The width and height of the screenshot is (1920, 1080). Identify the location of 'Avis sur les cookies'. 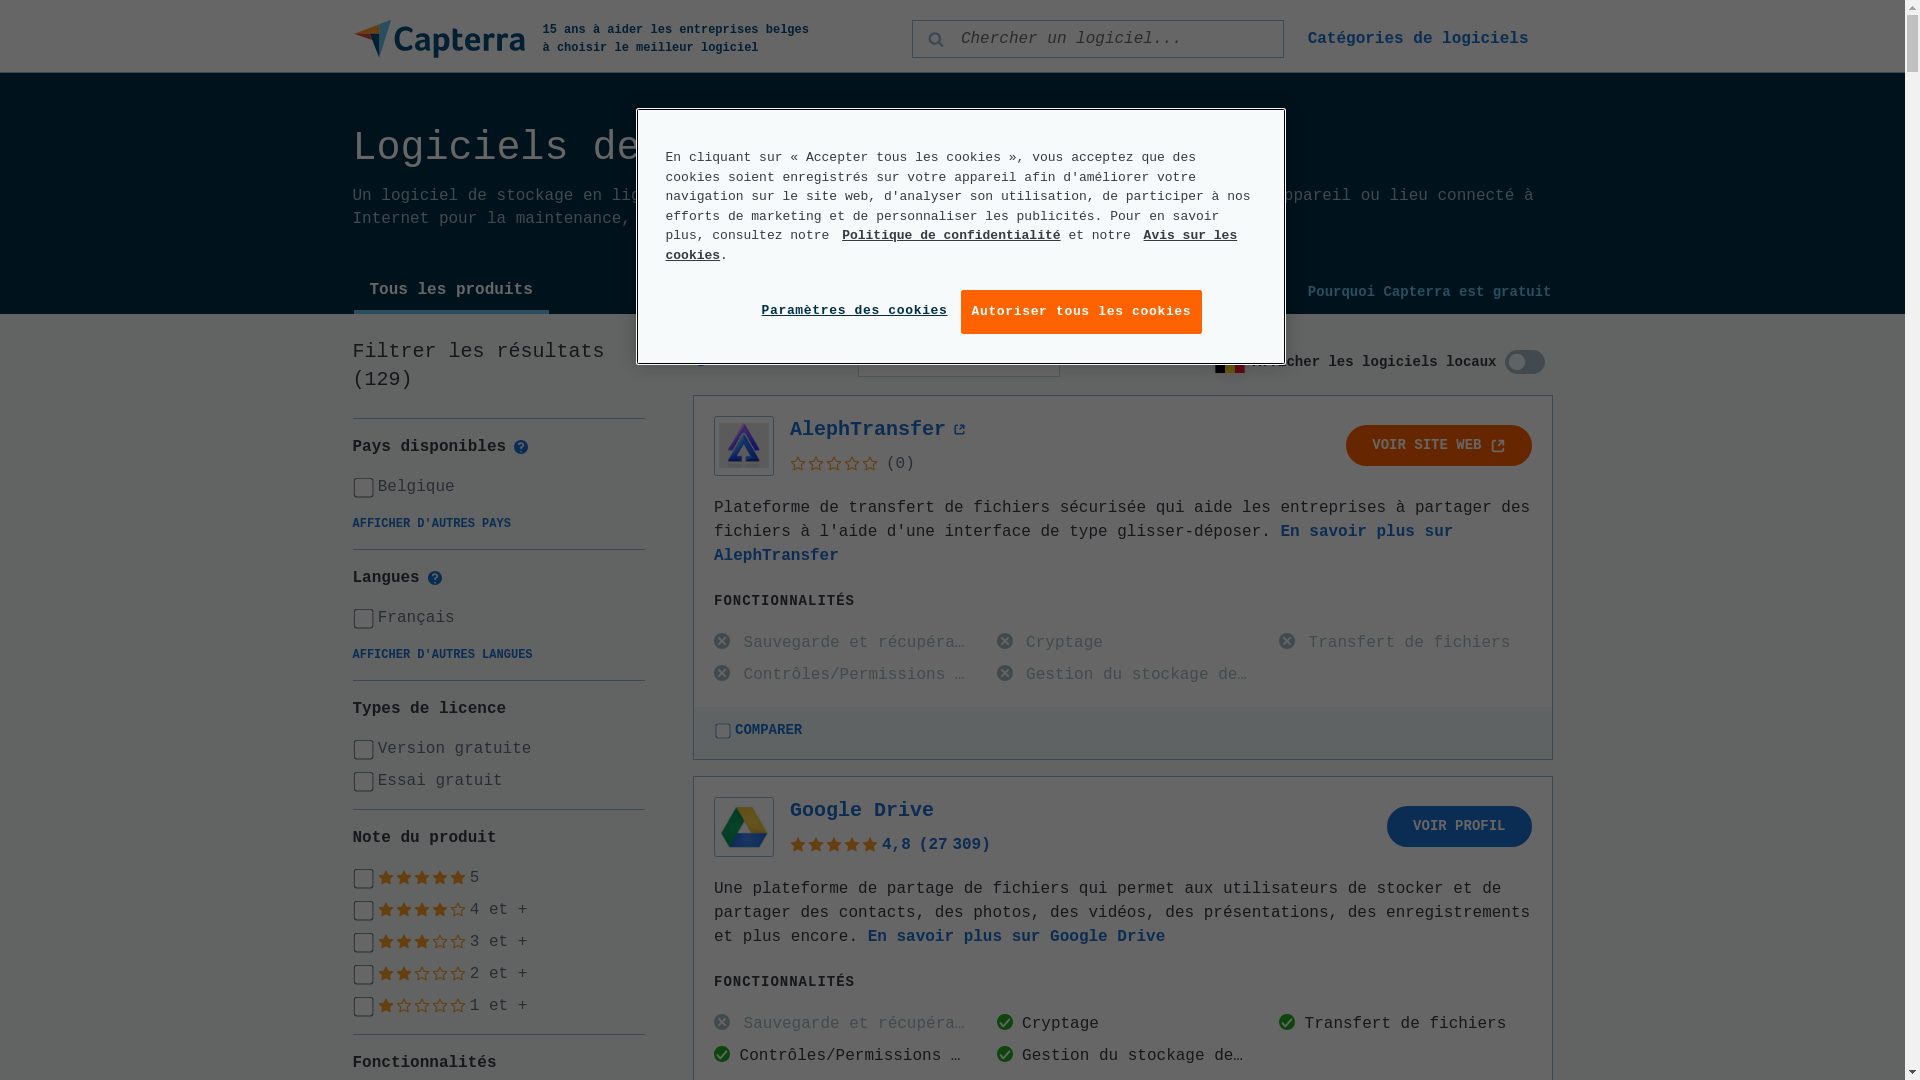
(950, 244).